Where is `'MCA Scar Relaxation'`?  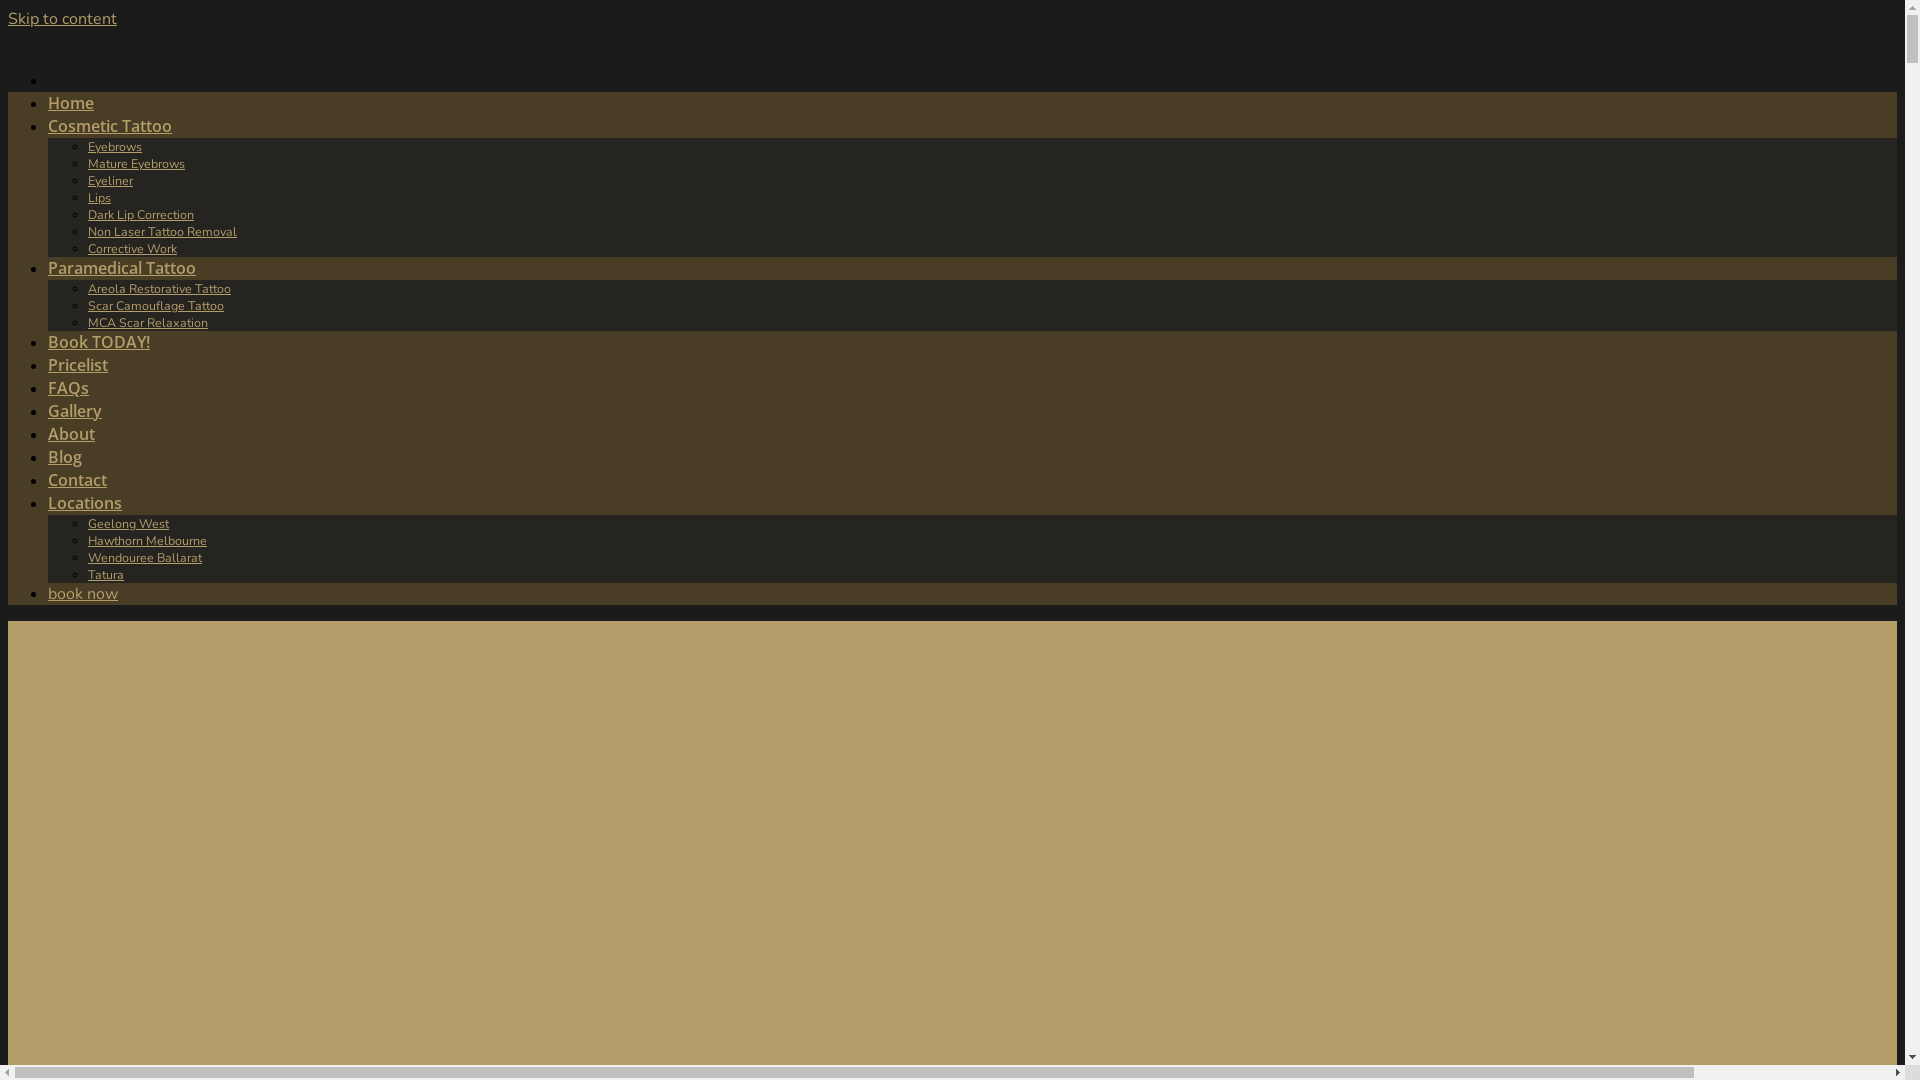 'MCA Scar Relaxation' is located at coordinates (147, 321).